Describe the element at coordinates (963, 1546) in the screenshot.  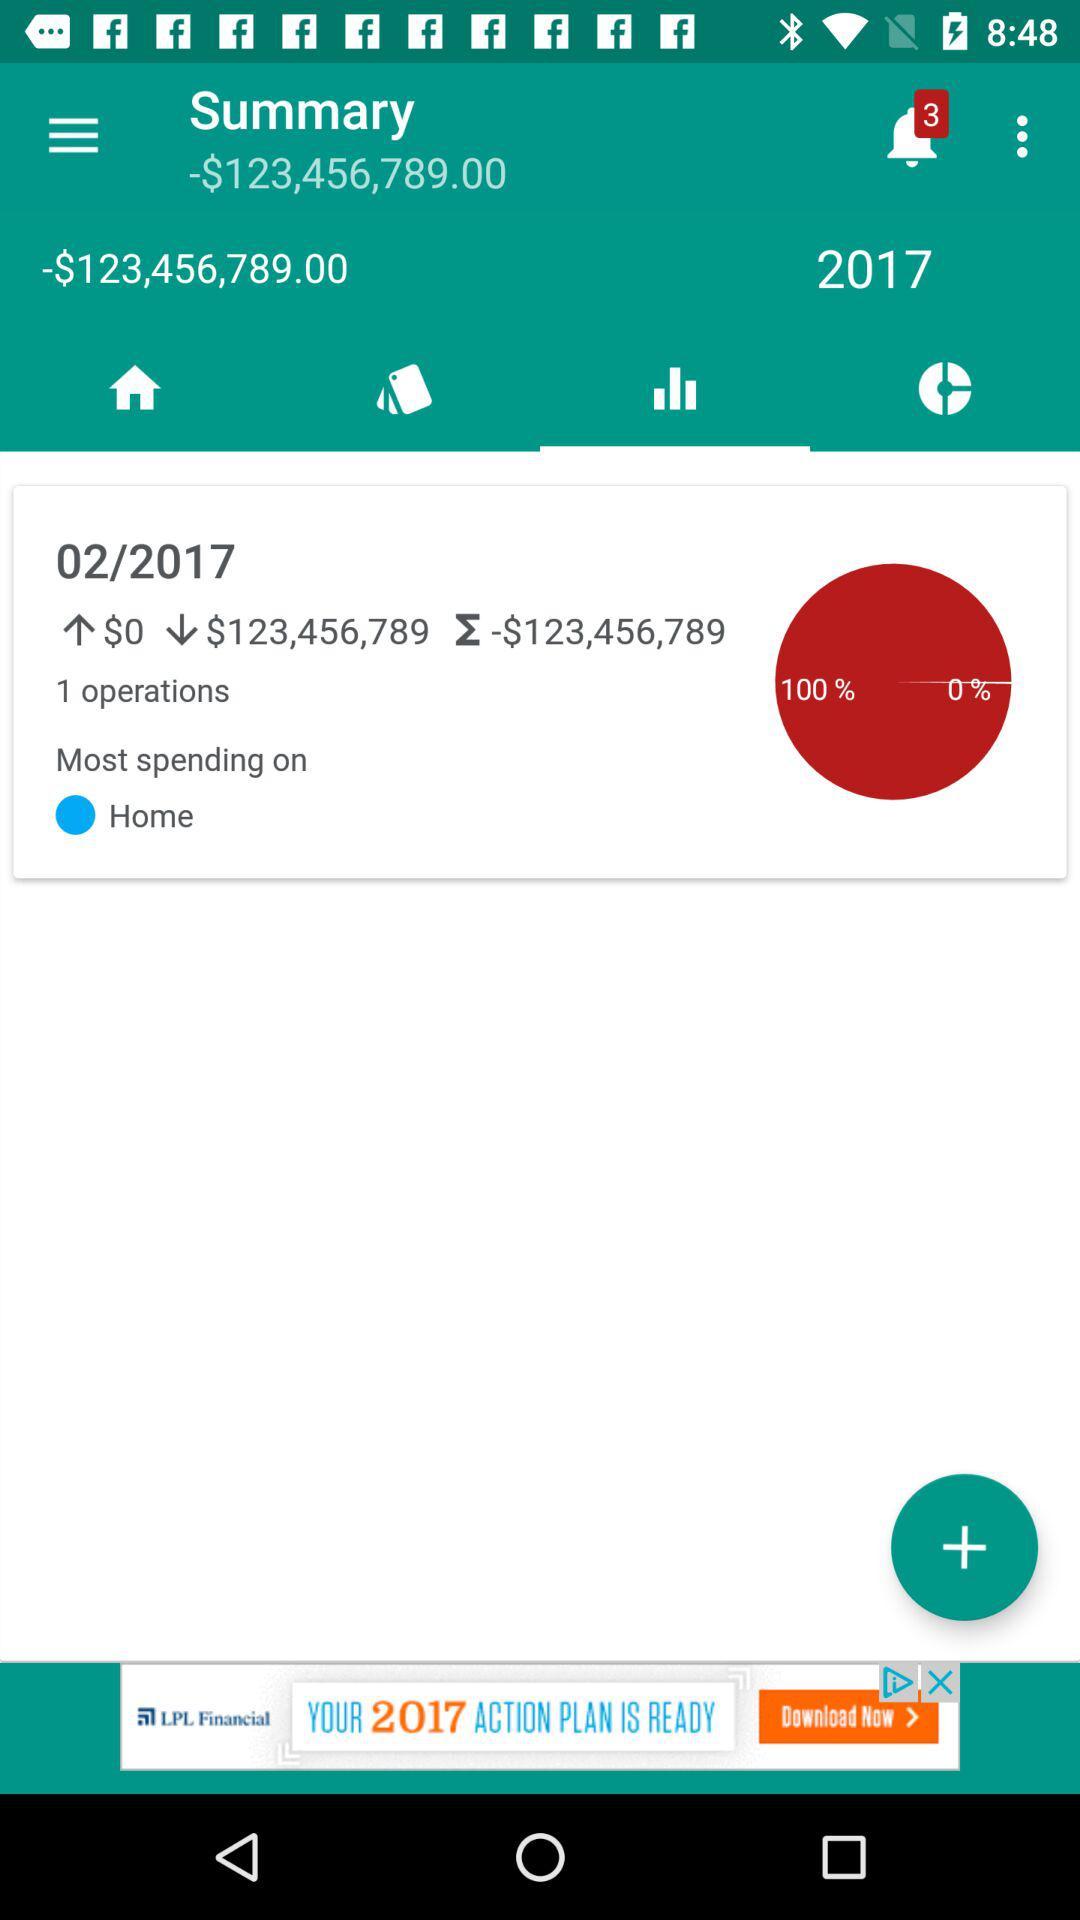
I see `button` at that location.